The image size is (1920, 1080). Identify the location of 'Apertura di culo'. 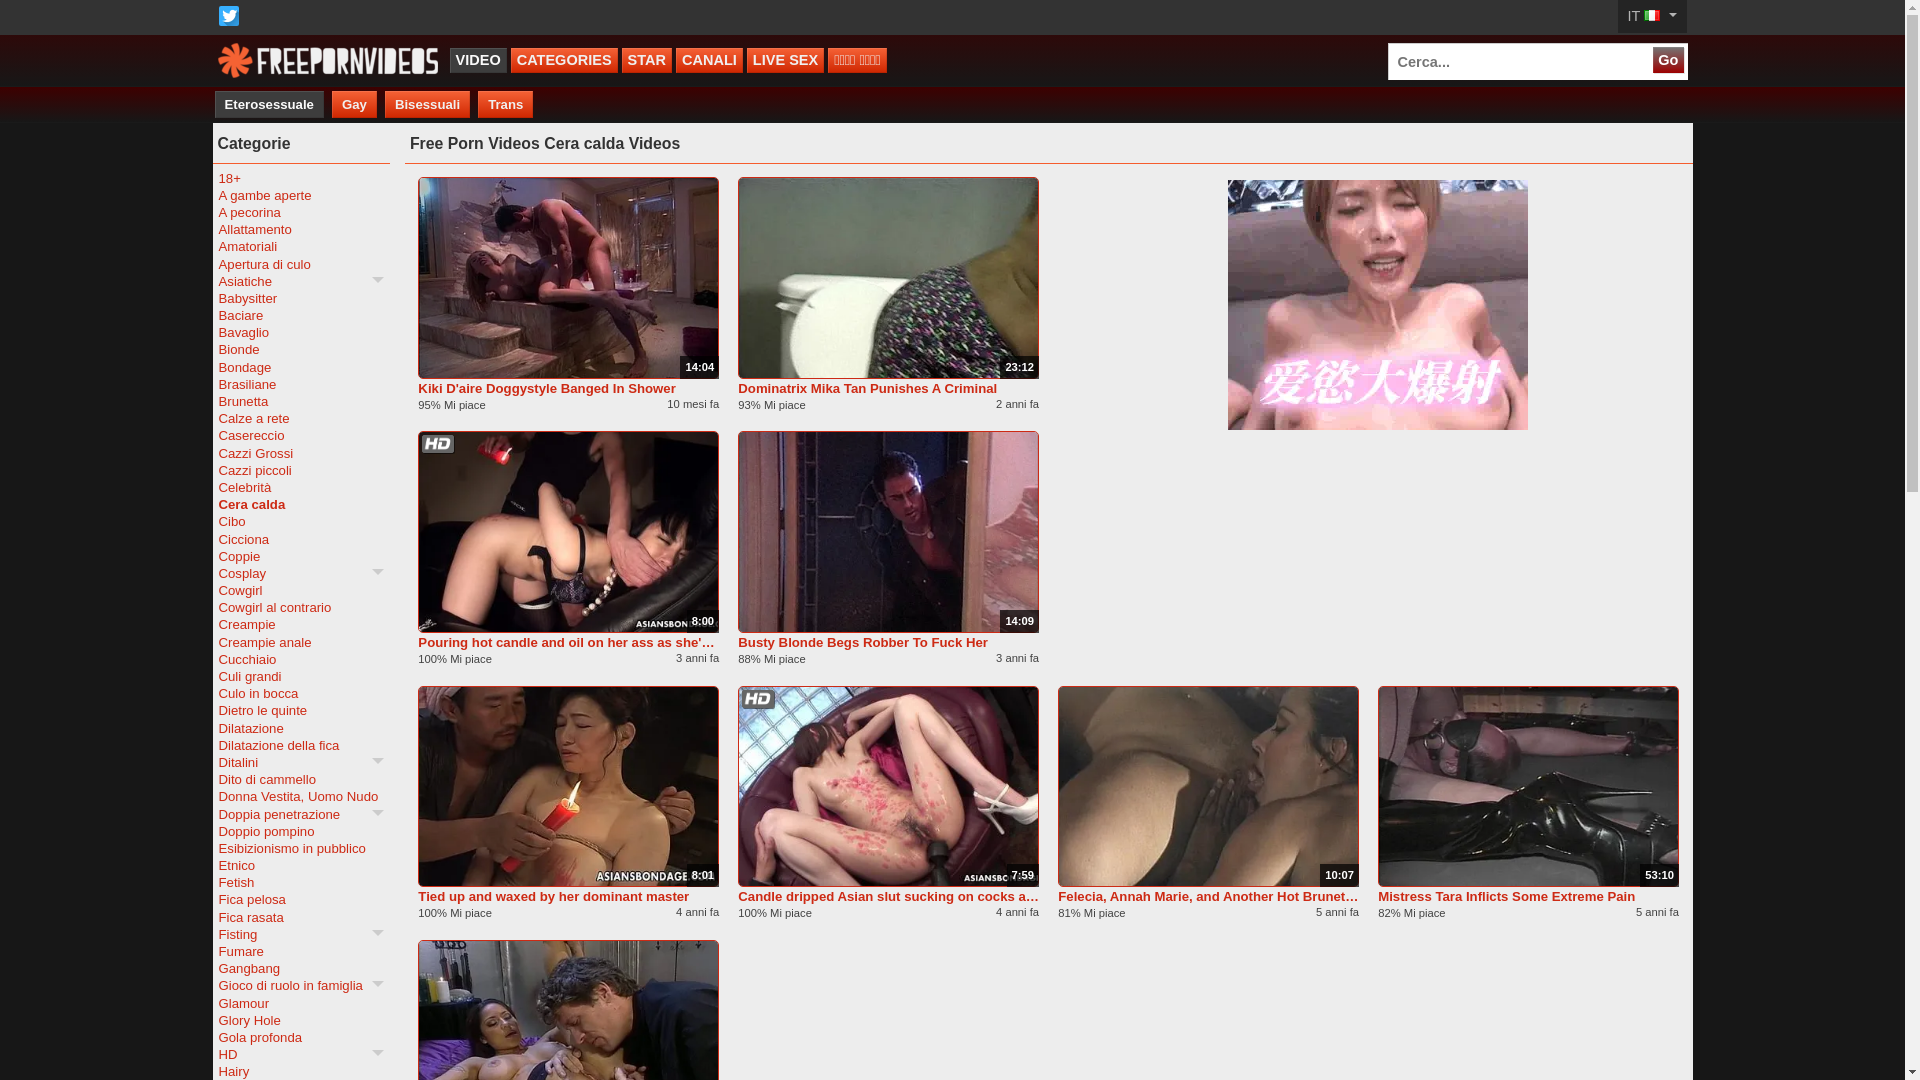
(300, 263).